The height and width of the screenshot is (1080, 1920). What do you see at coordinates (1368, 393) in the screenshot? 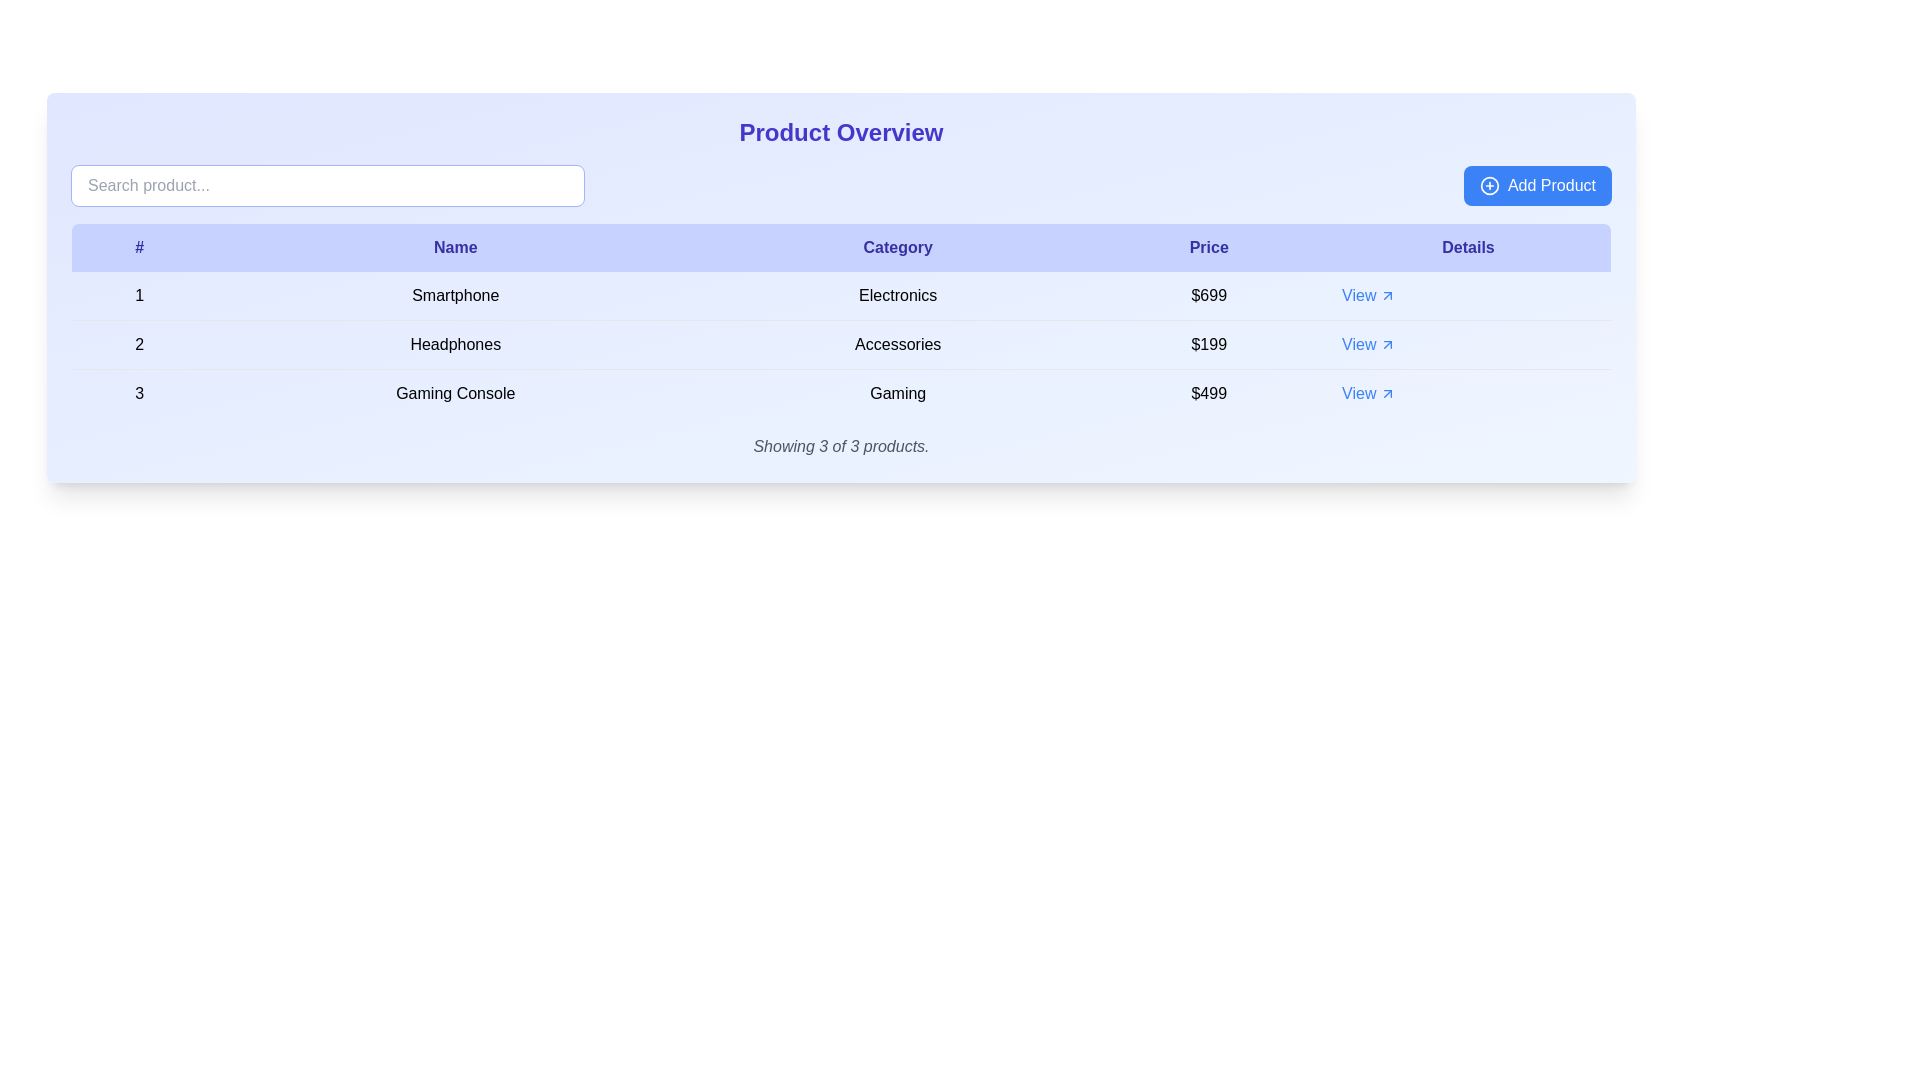
I see `the hyperlink in the 'Details' column of the table for the 'Gaming Console' entry` at bounding box center [1368, 393].